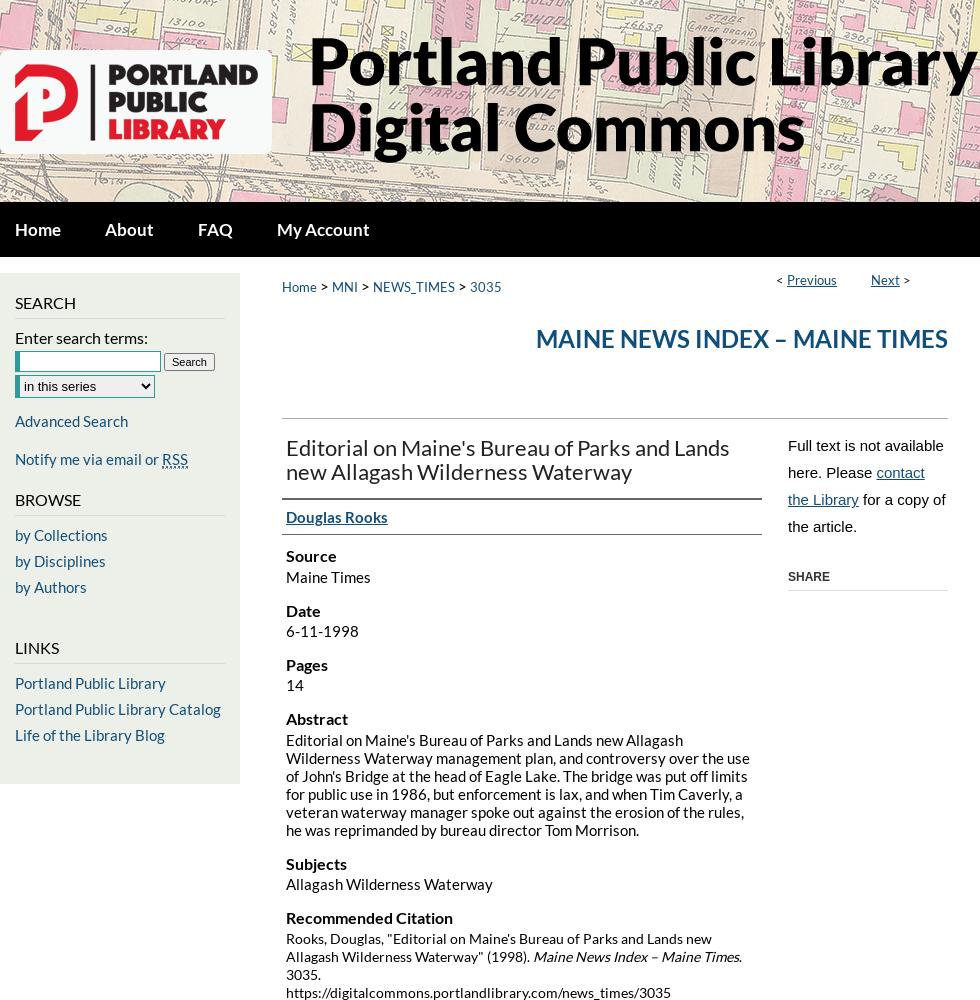 Image resolution: width=980 pixels, height=1000 pixels. What do you see at coordinates (285, 717) in the screenshot?
I see `'Abstract'` at bounding box center [285, 717].